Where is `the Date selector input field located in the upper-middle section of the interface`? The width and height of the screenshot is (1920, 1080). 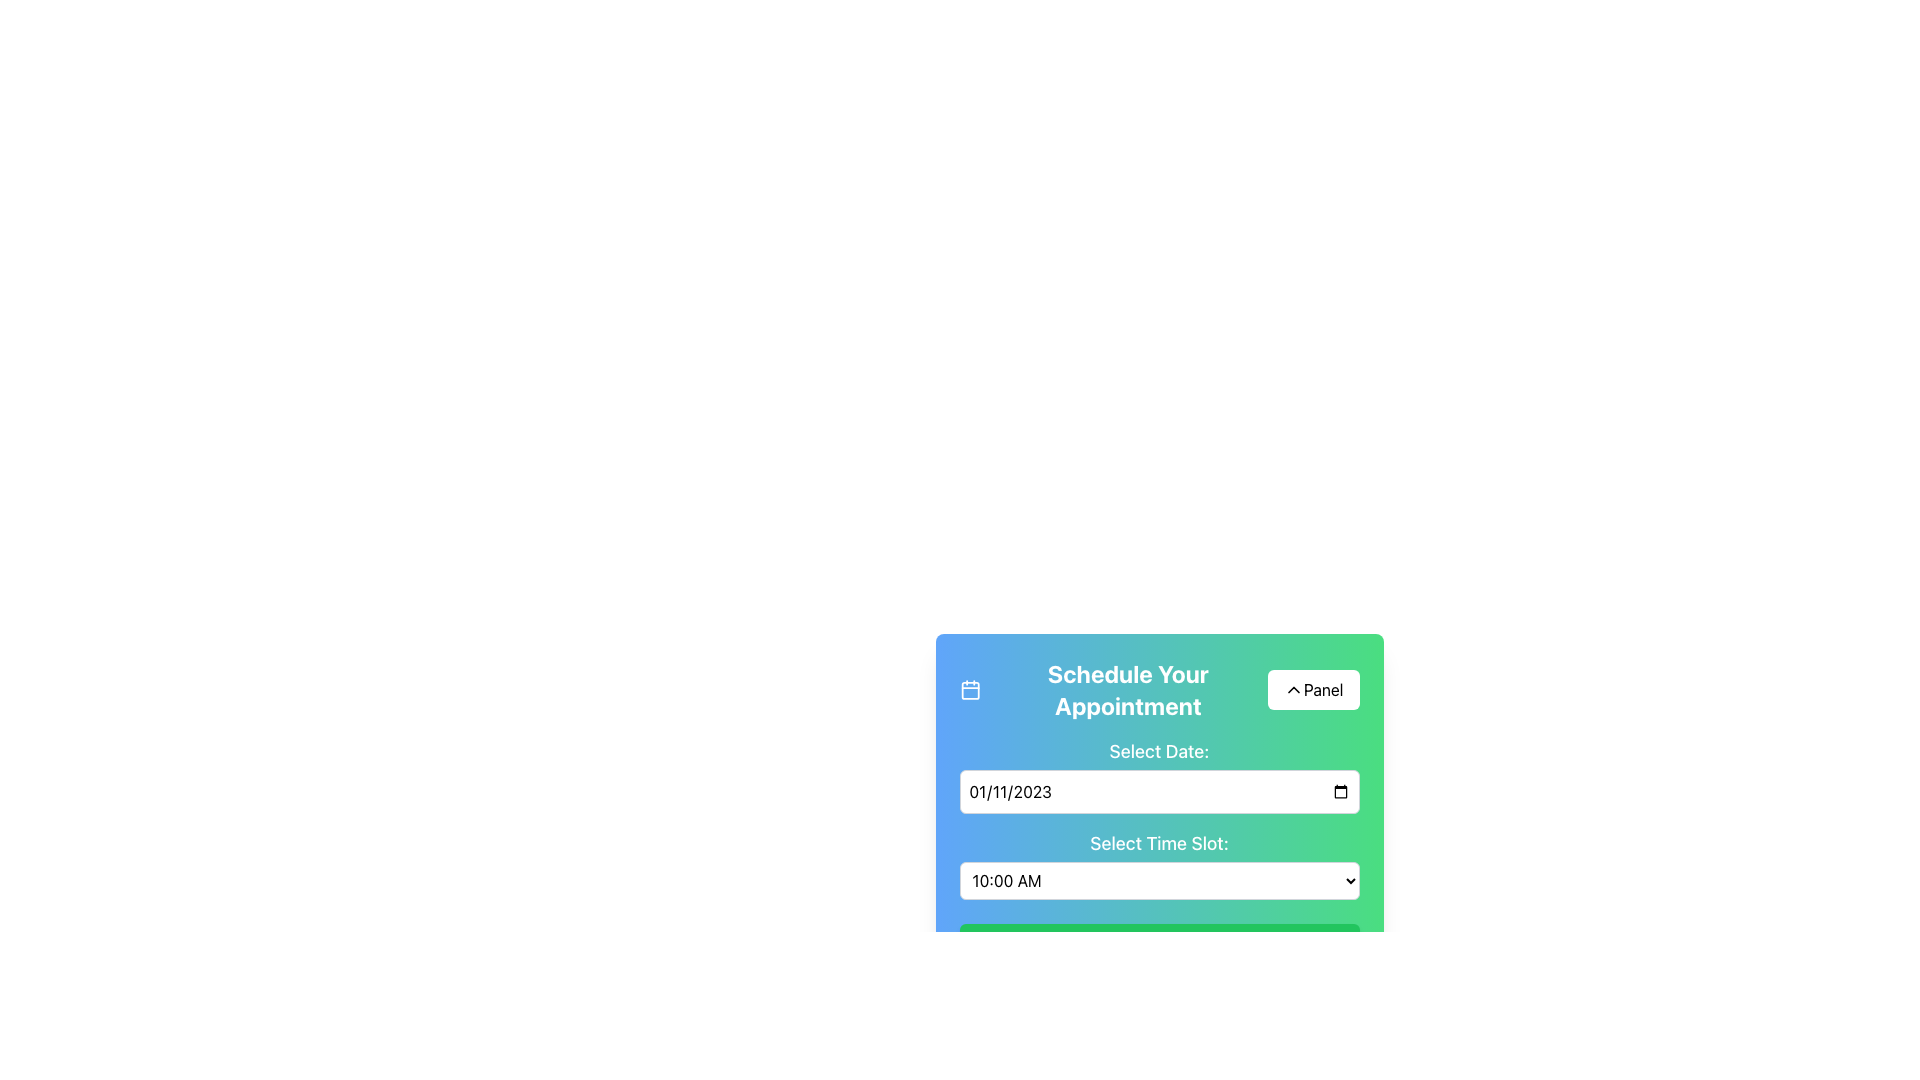
the Date selector input field located in the upper-middle section of the interface is located at coordinates (1159, 774).